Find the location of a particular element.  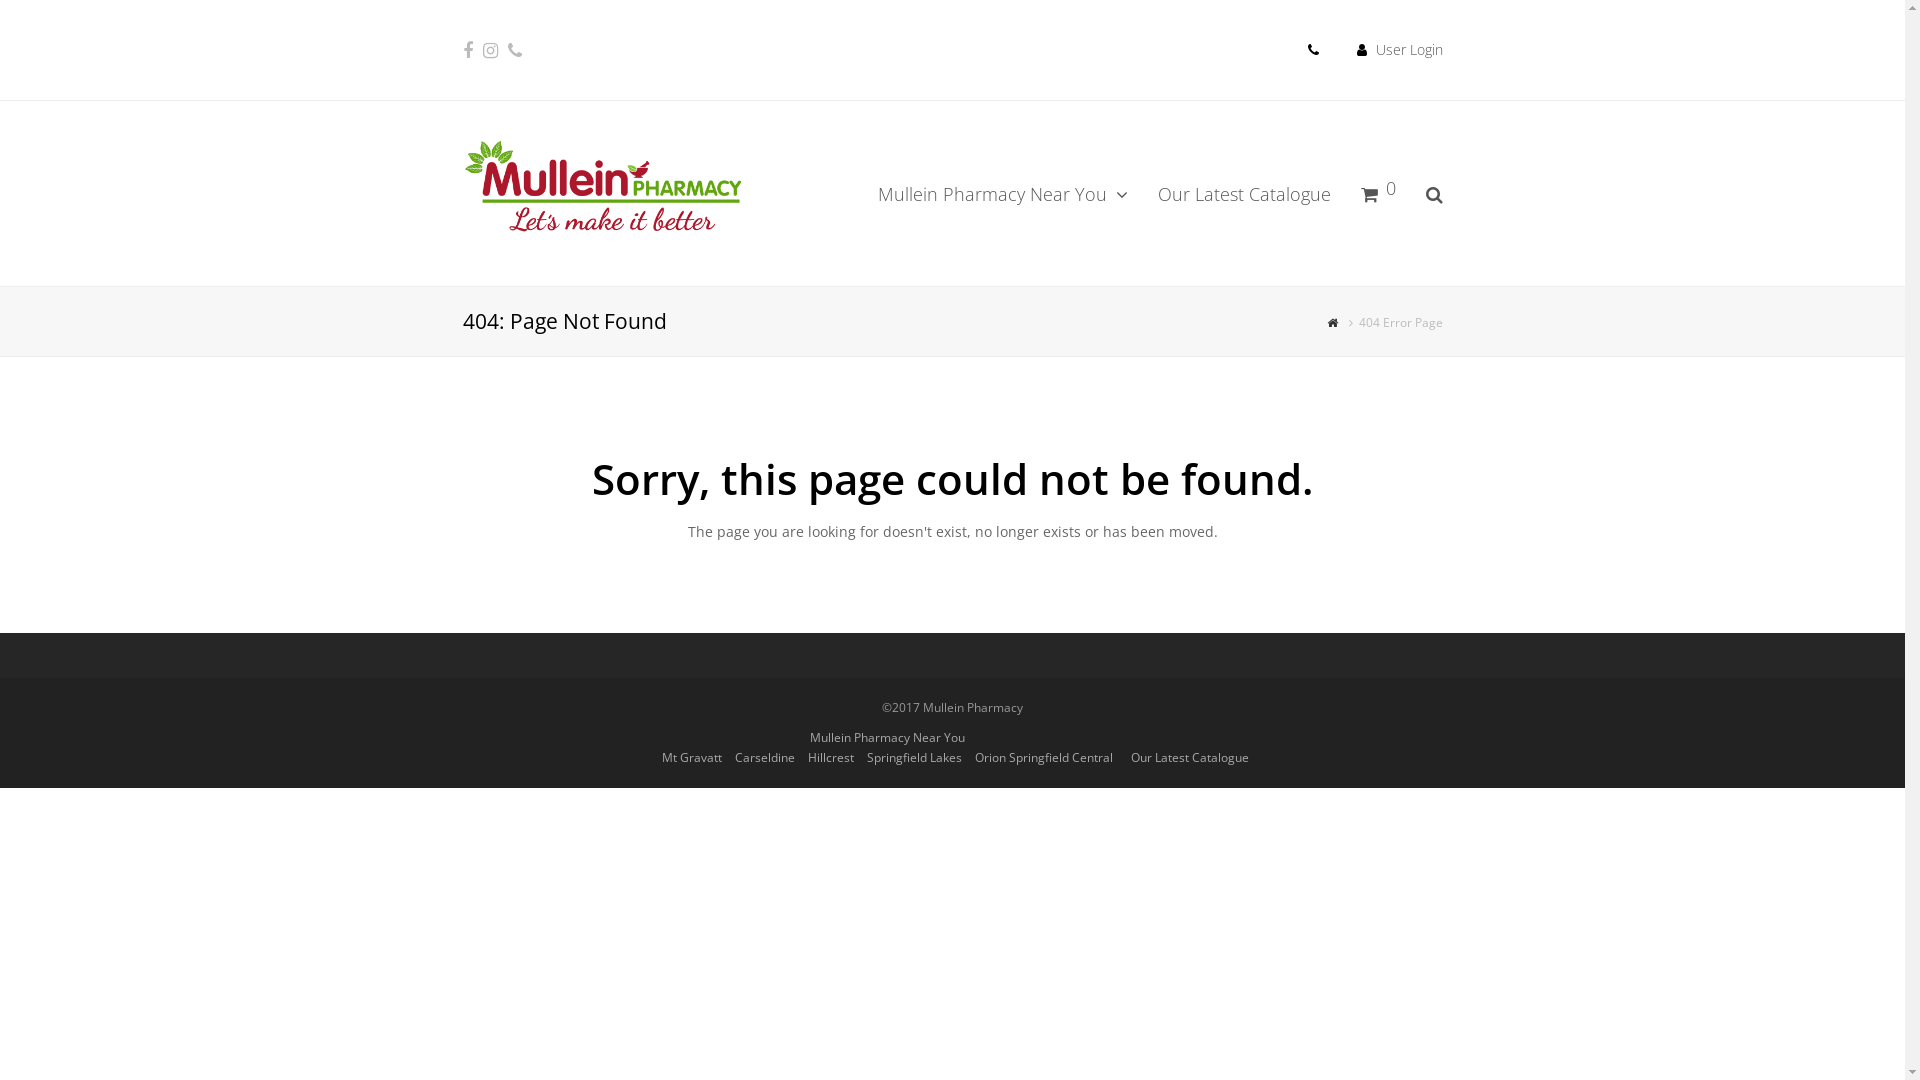

'User Login' is located at coordinates (1375, 48).